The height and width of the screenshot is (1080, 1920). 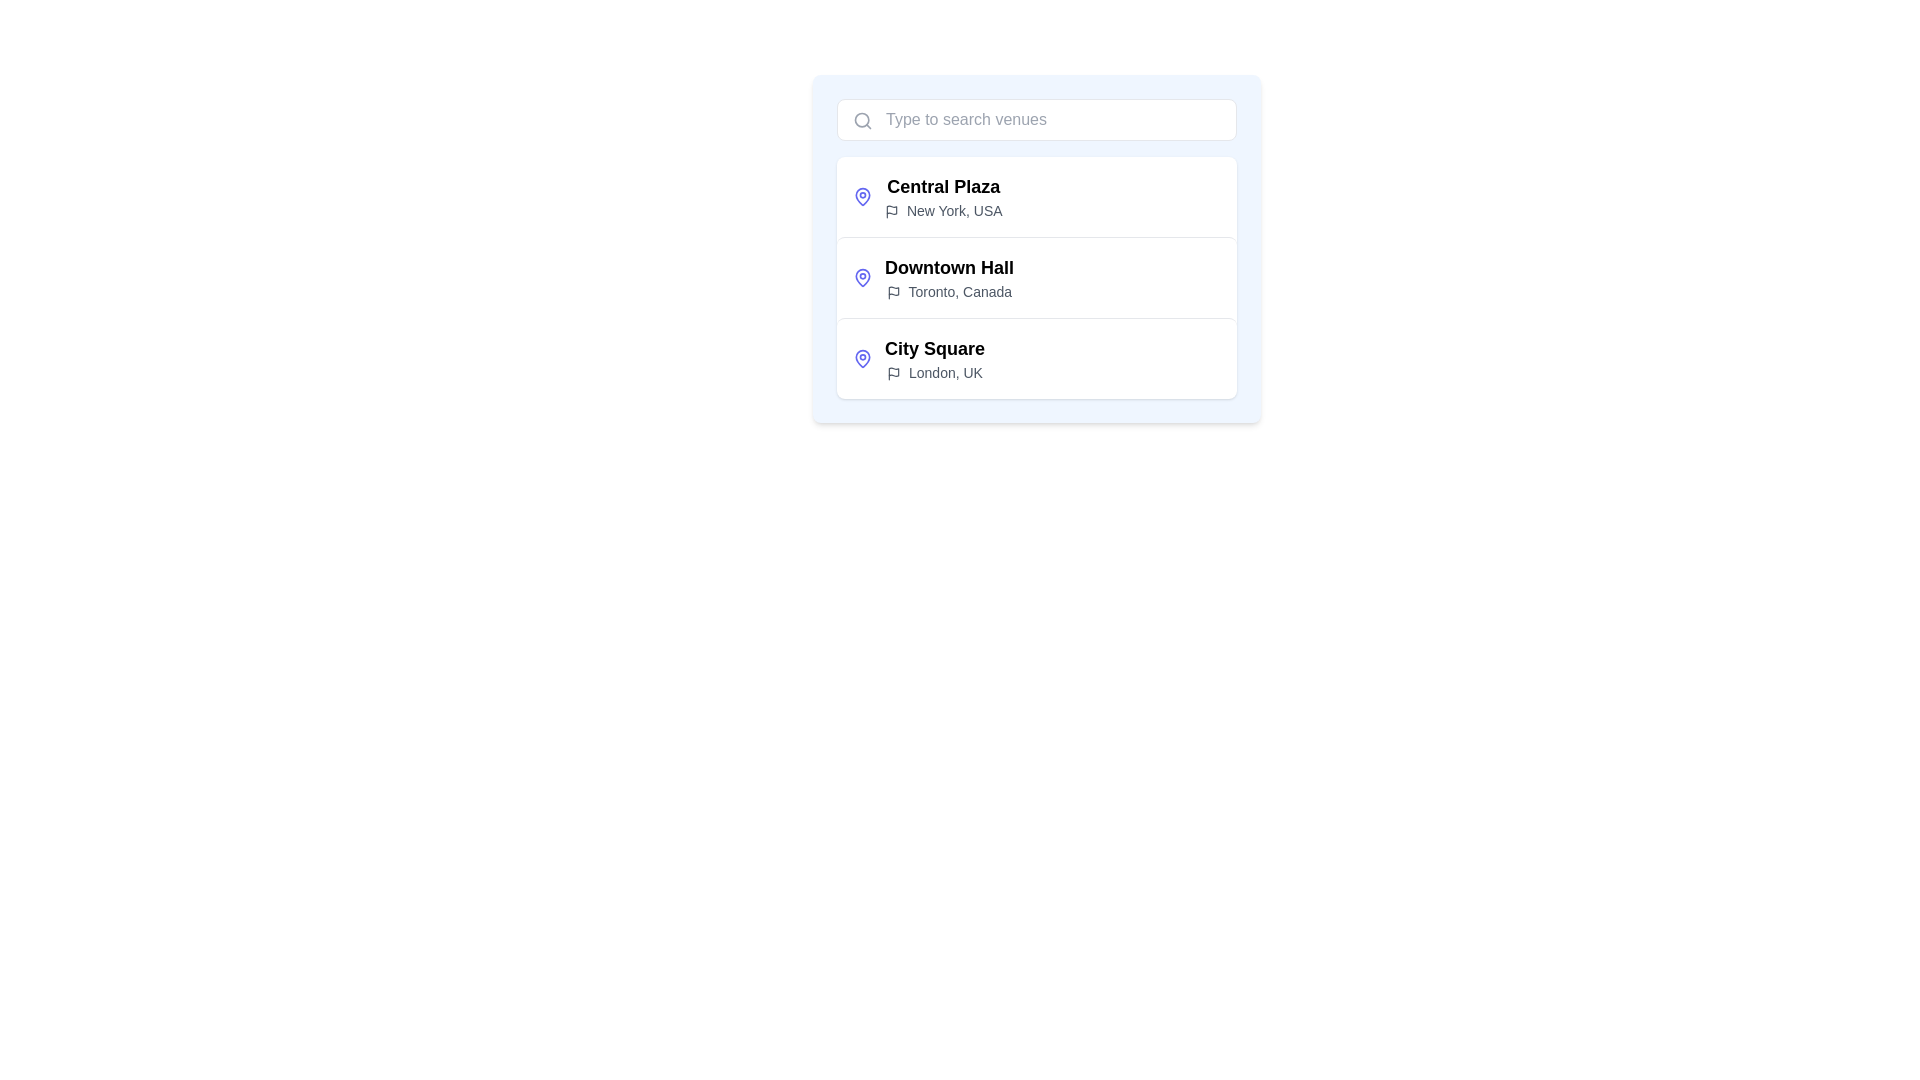 I want to click on the third list item titled 'City Square' with subtitle 'London, UK', so click(x=1036, y=357).